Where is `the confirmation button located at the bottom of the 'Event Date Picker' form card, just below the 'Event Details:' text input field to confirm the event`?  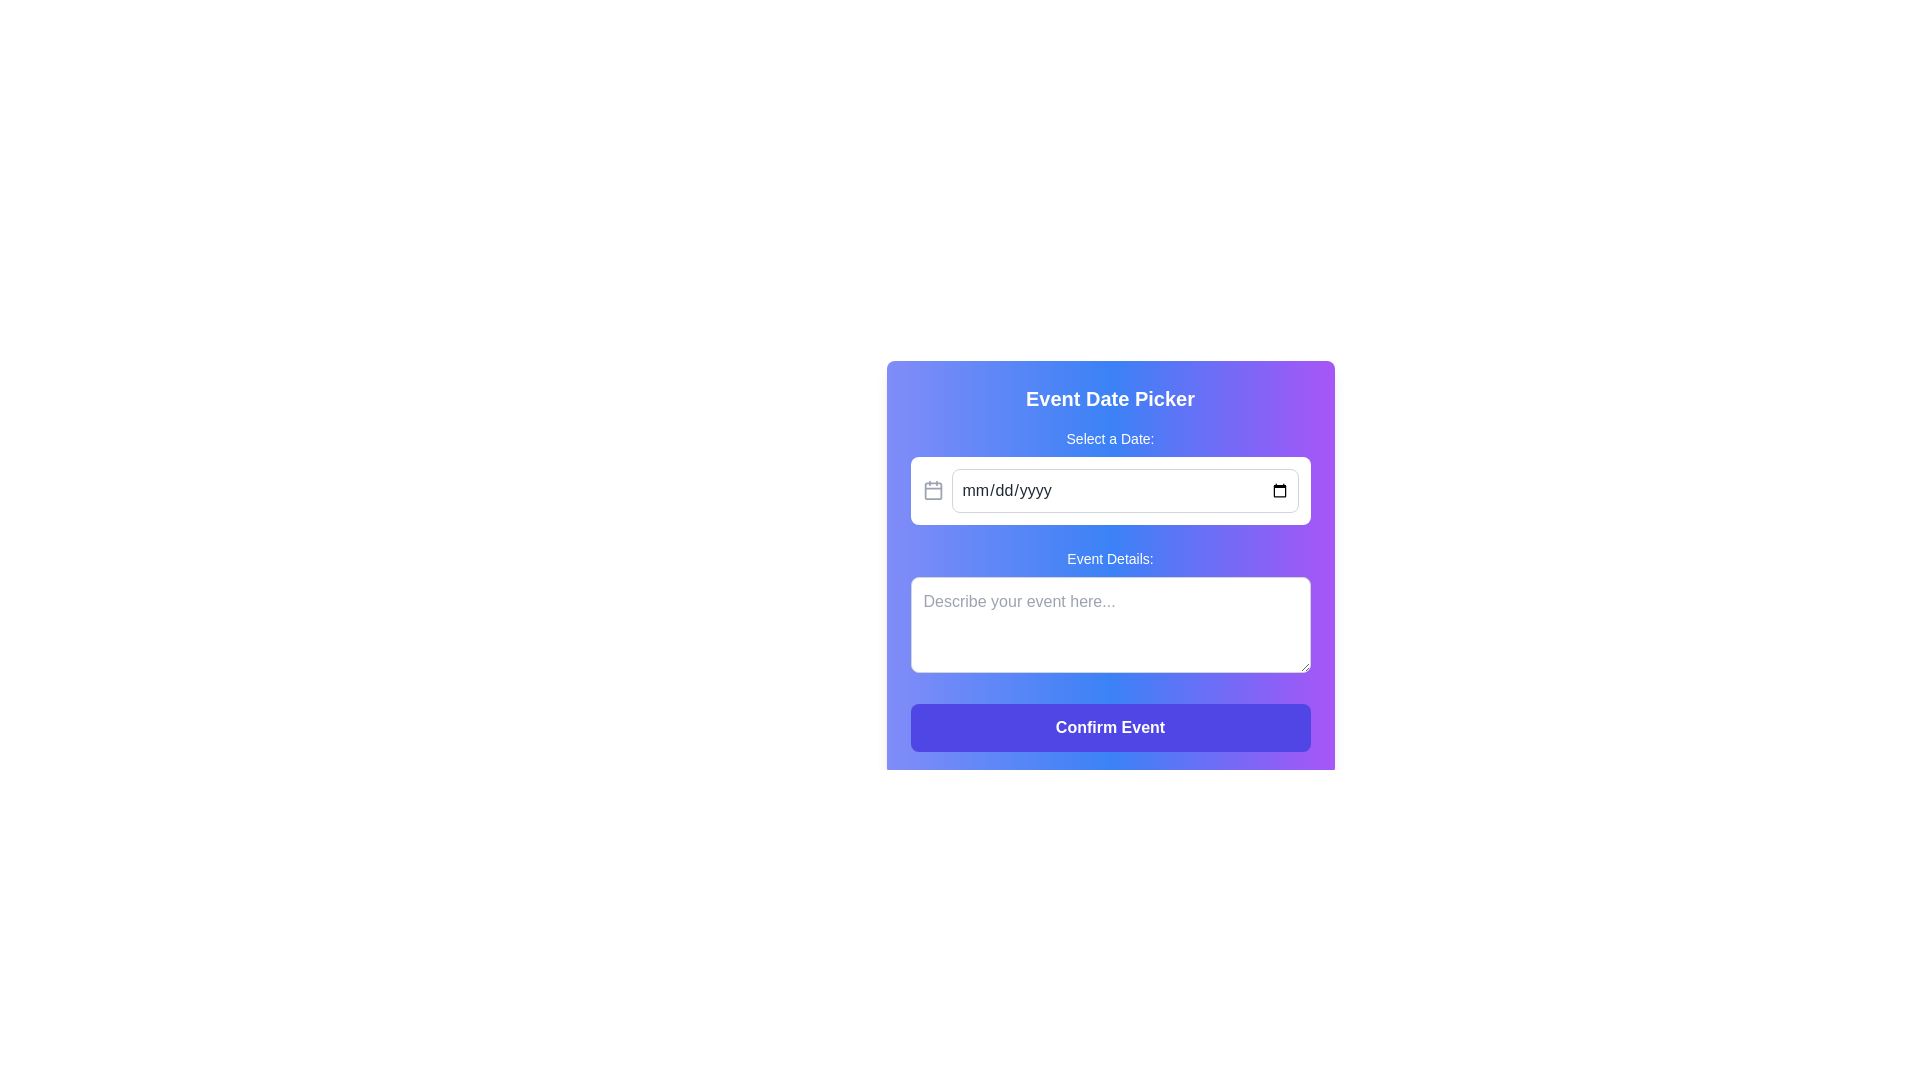
the confirmation button located at the bottom of the 'Event Date Picker' form card, just below the 'Event Details:' text input field to confirm the event is located at coordinates (1109, 728).